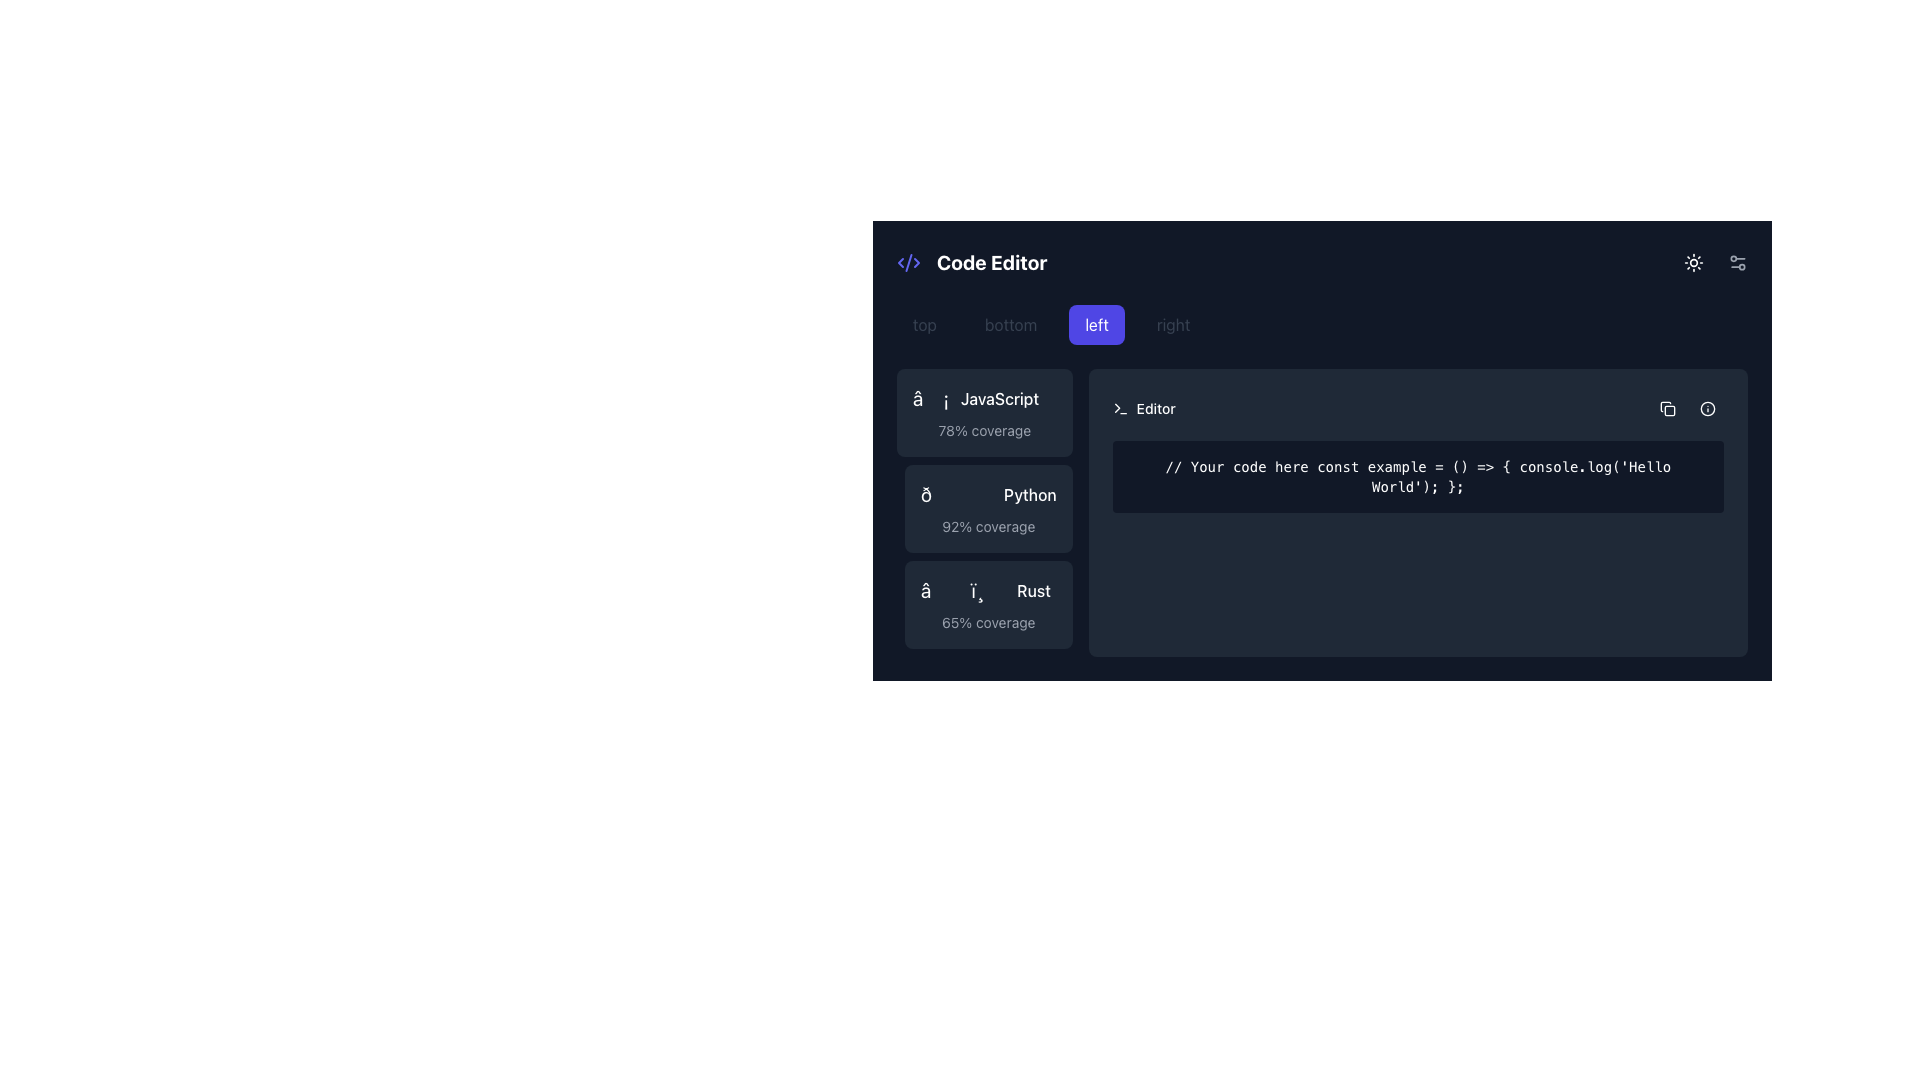 This screenshot has width=1920, height=1080. What do you see at coordinates (1665, 406) in the screenshot?
I see `the SVG icon component resembling a document or copy symbol with rounded corners` at bounding box center [1665, 406].